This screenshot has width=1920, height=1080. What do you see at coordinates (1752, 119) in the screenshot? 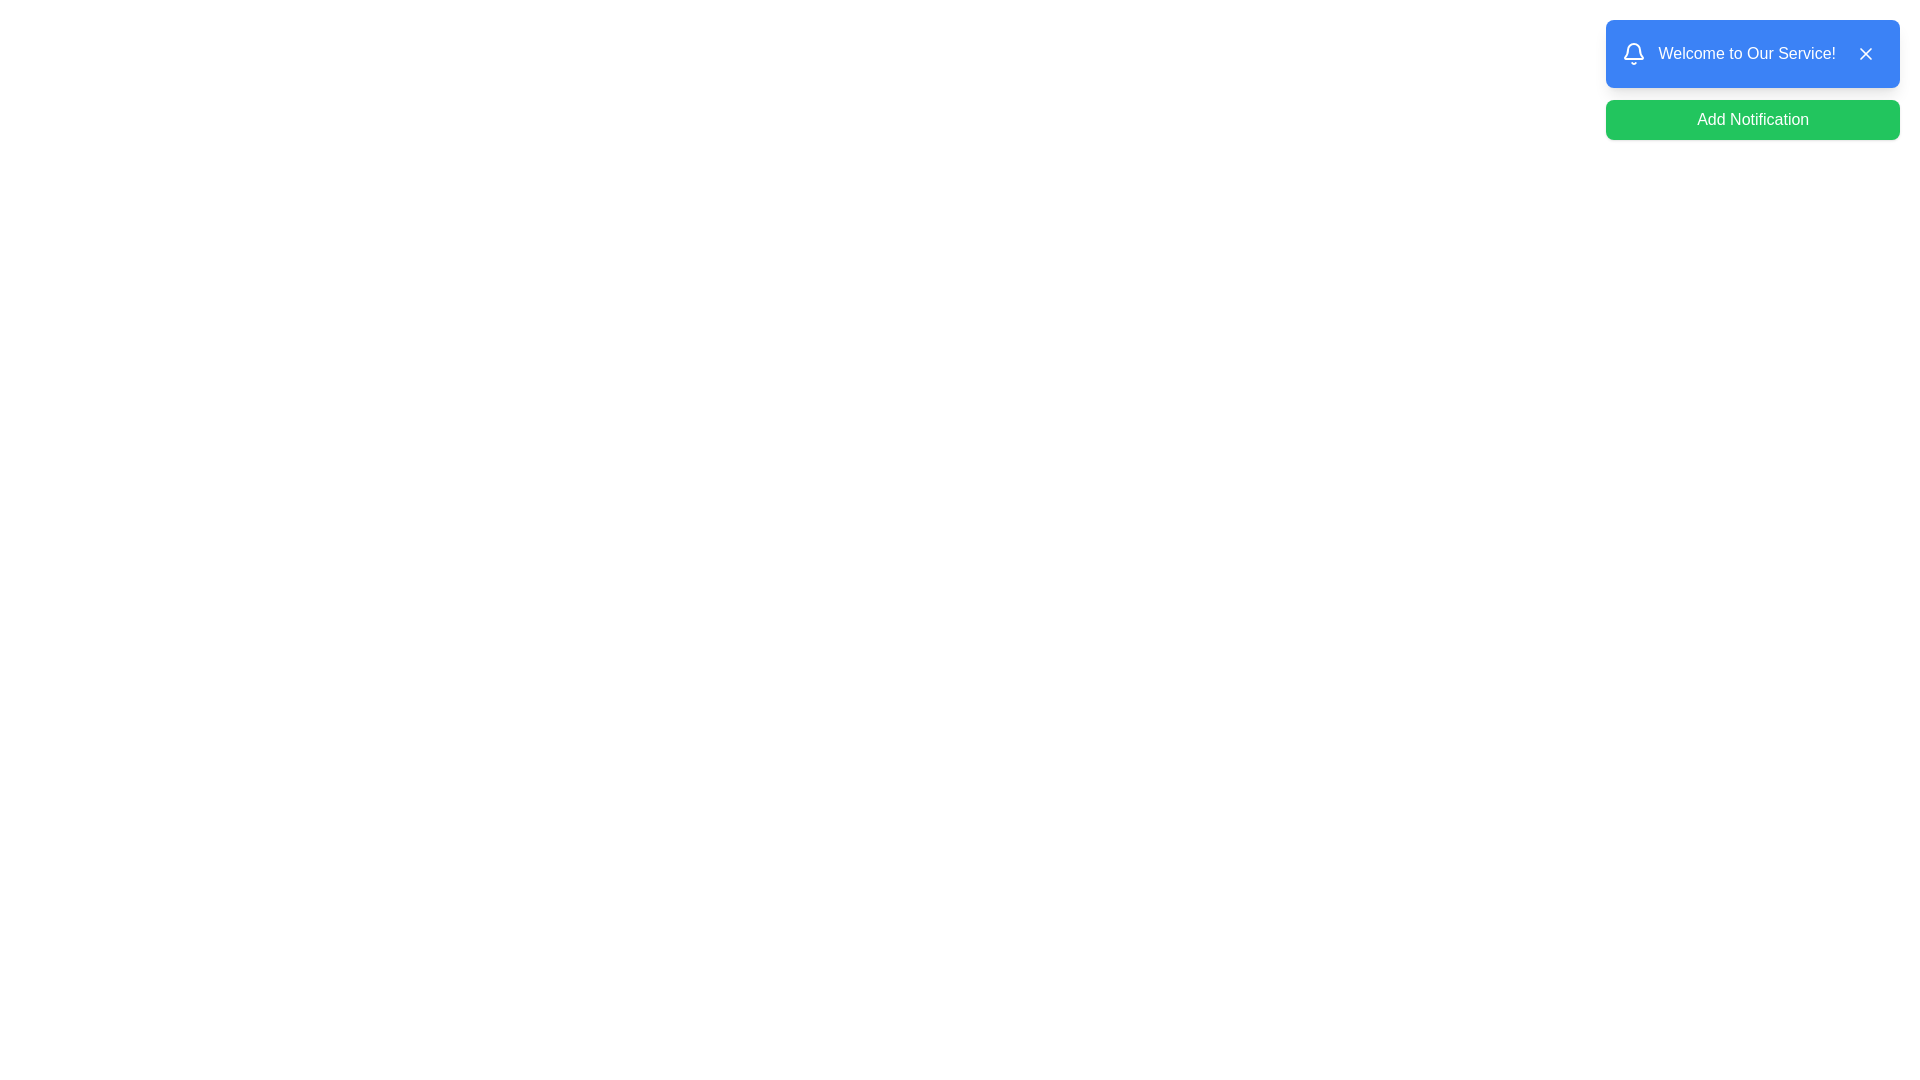
I see `the 'Add Notification' button, which has a green background and white text, located below the blue notification box` at bounding box center [1752, 119].